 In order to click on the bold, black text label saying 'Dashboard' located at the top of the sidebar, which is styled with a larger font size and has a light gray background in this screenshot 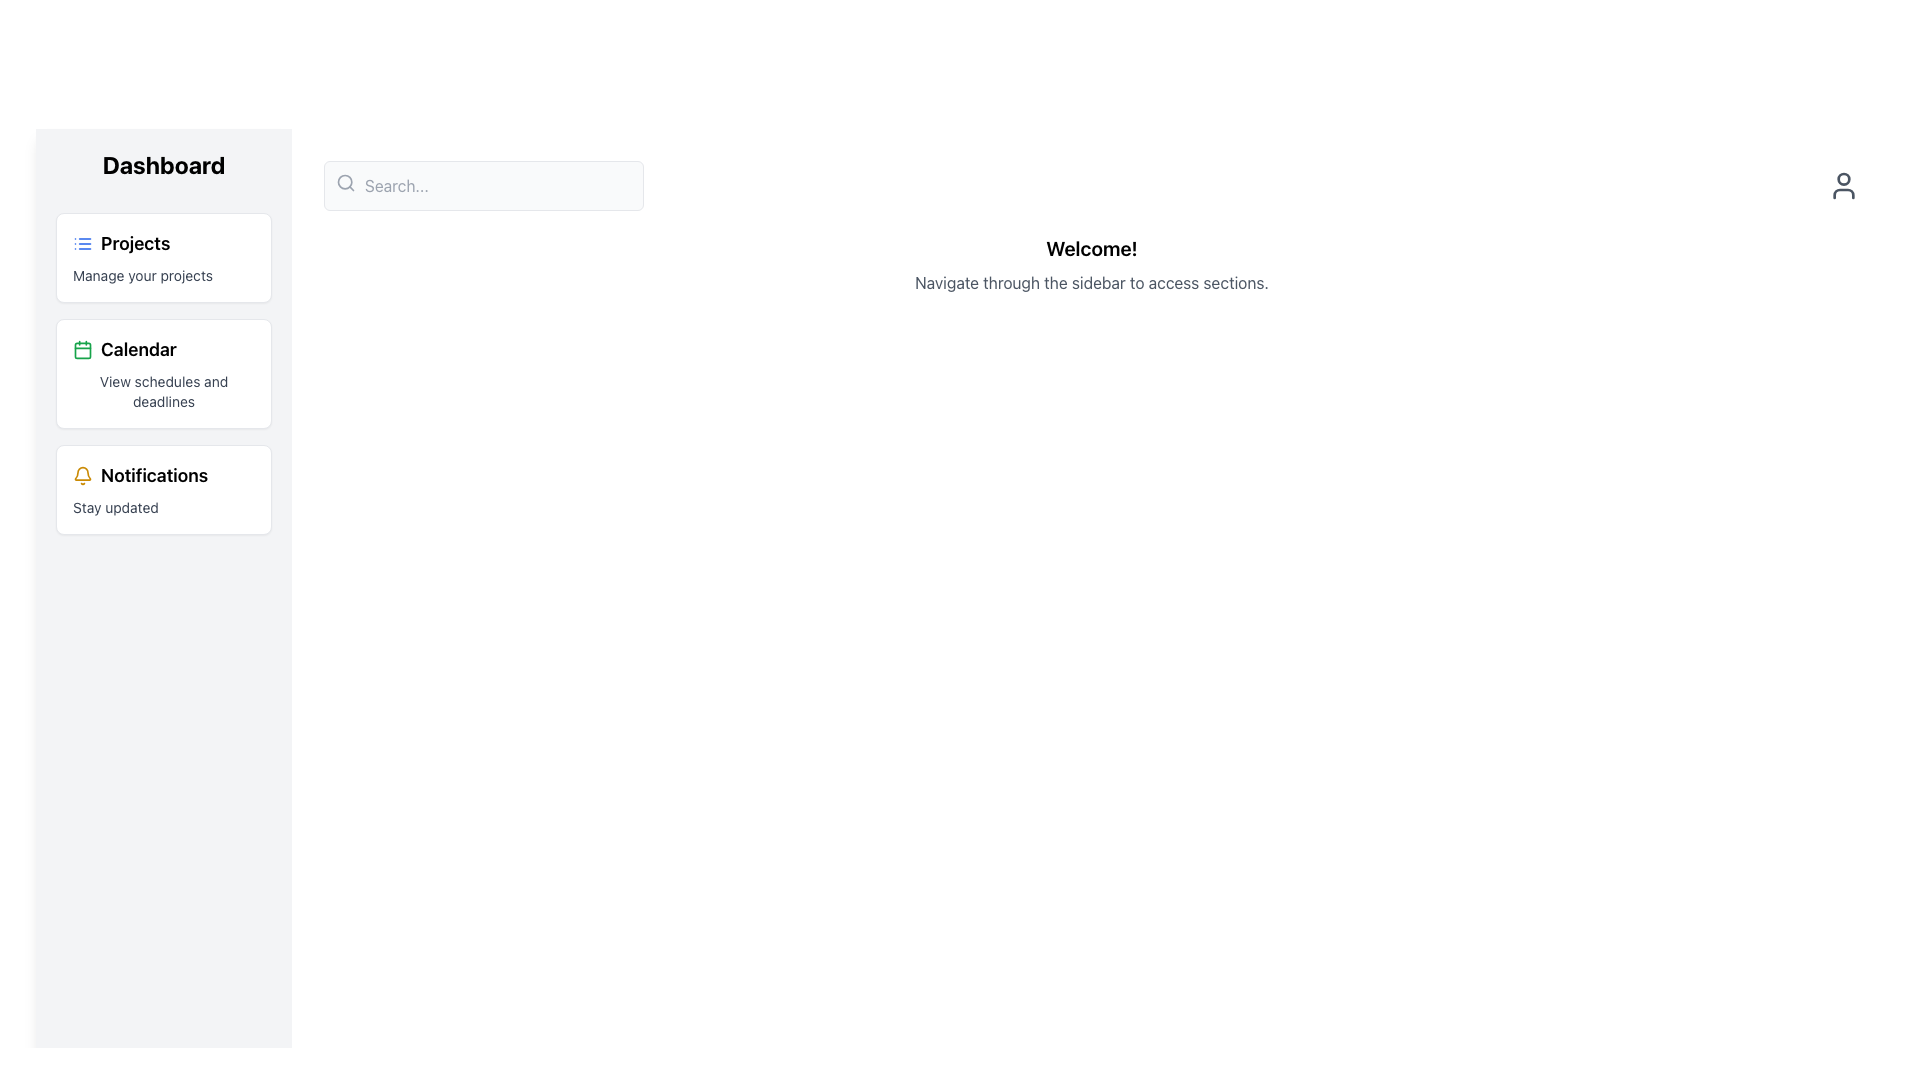, I will do `click(163, 164)`.